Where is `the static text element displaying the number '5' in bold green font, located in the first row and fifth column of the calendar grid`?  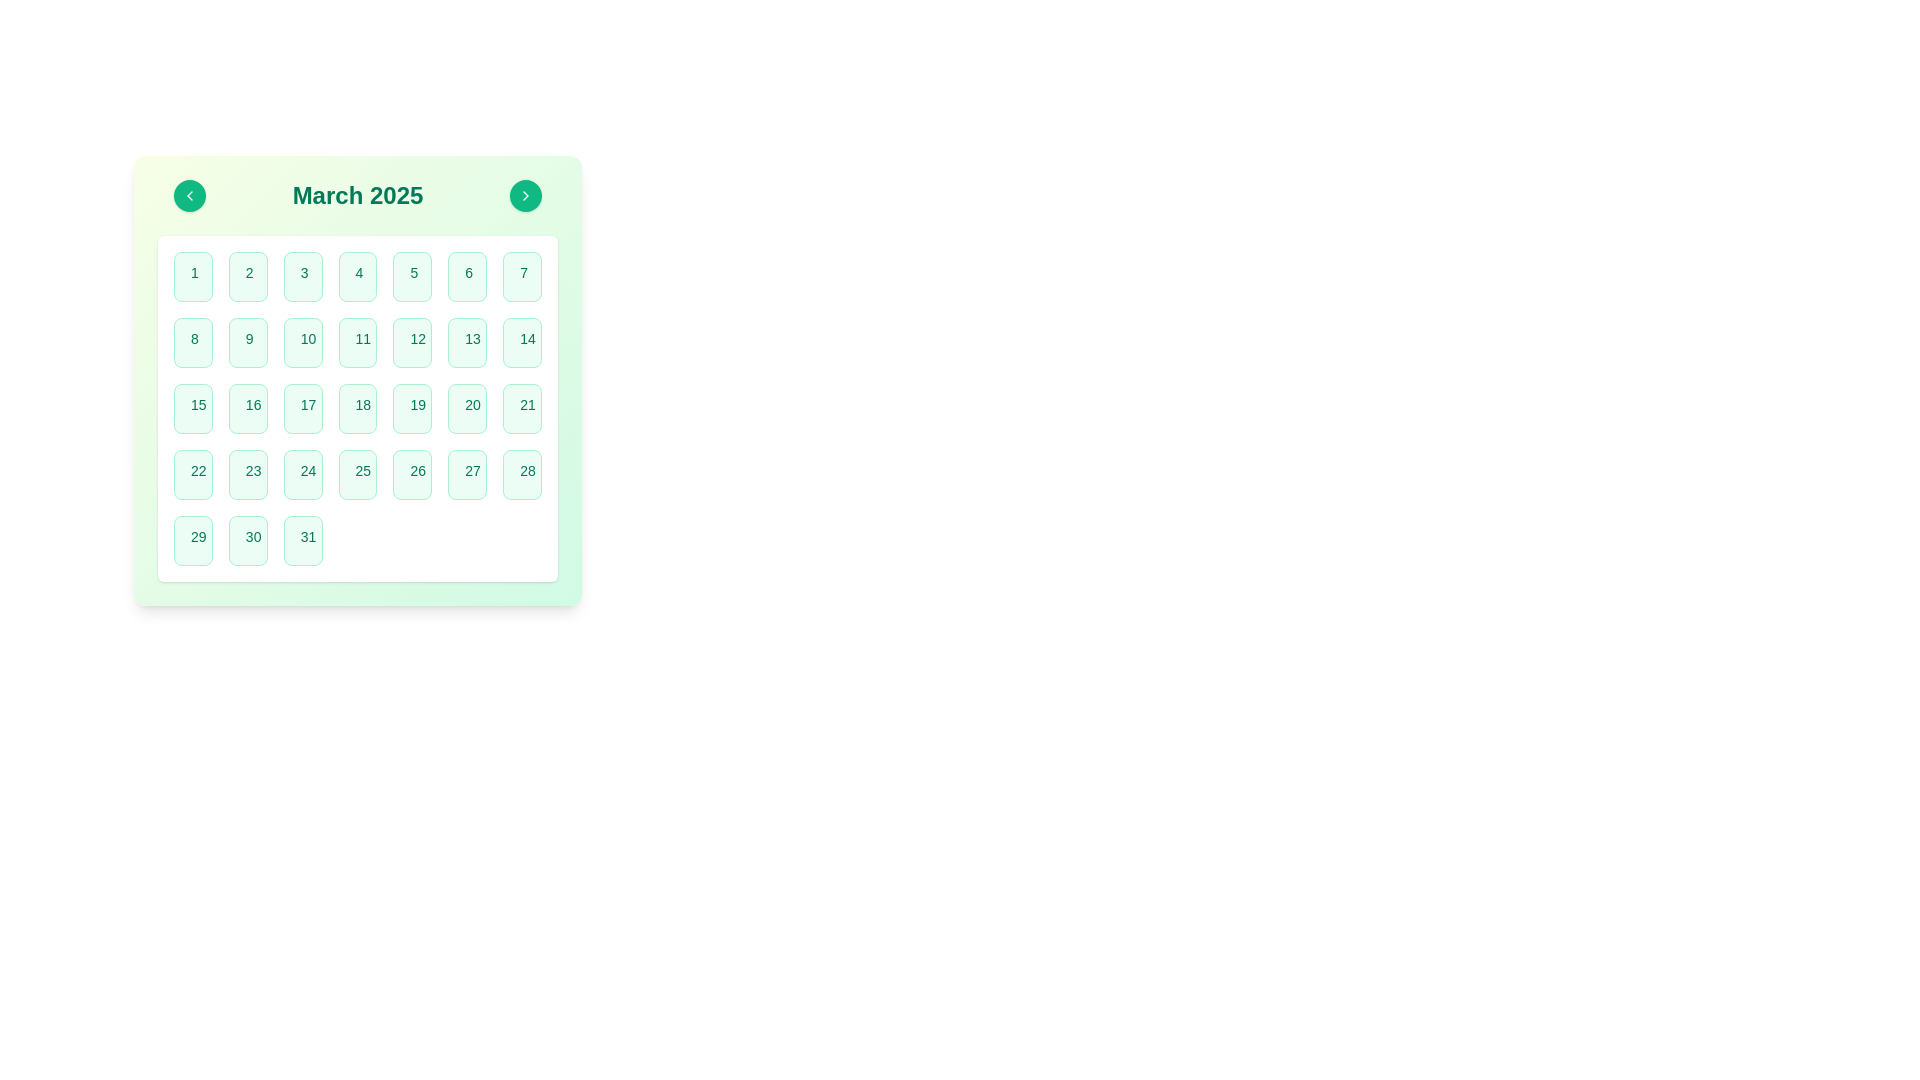 the static text element displaying the number '5' in bold green font, located in the first row and fifth column of the calendar grid is located at coordinates (413, 273).